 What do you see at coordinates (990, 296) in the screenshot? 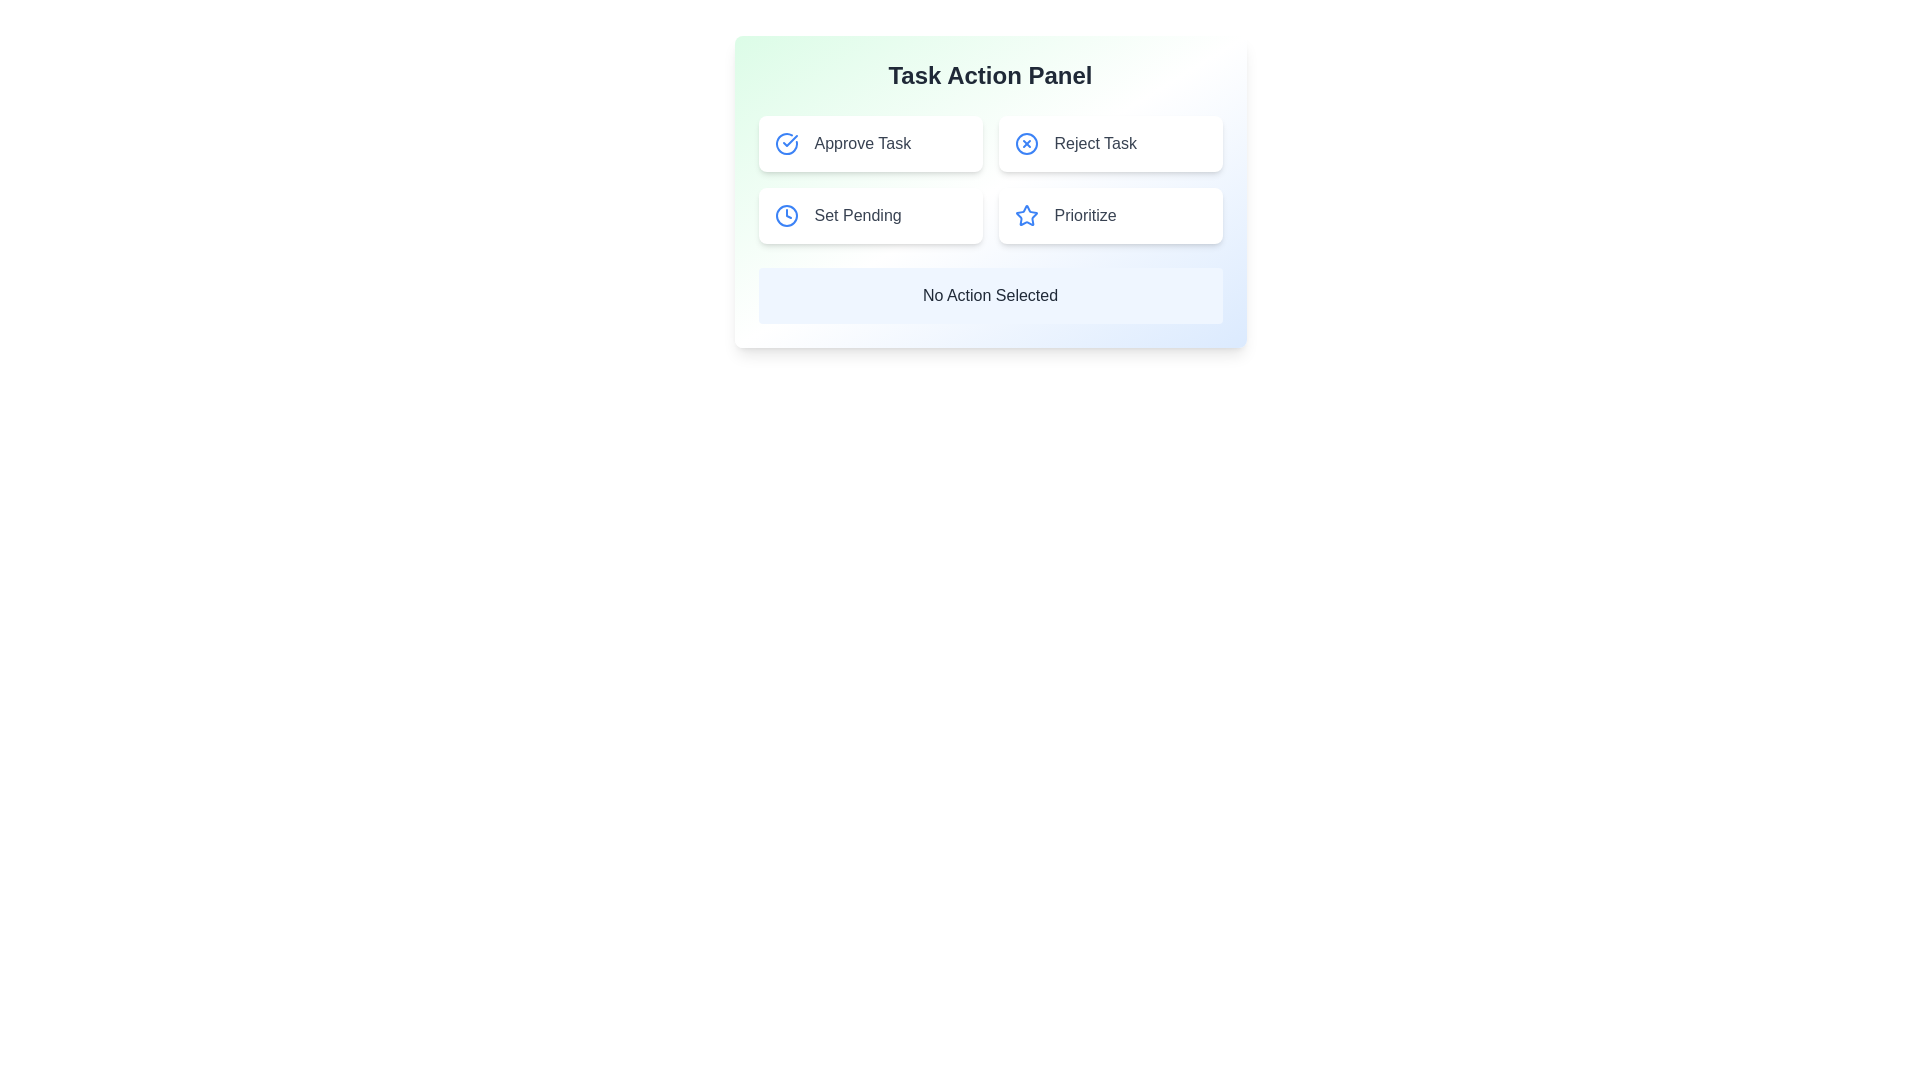
I see `the static text label that reads 'No Action Selected', which is centrally aligned and styled with a light blue background, located below the action buttons in the 'Task Action Panel'` at bounding box center [990, 296].